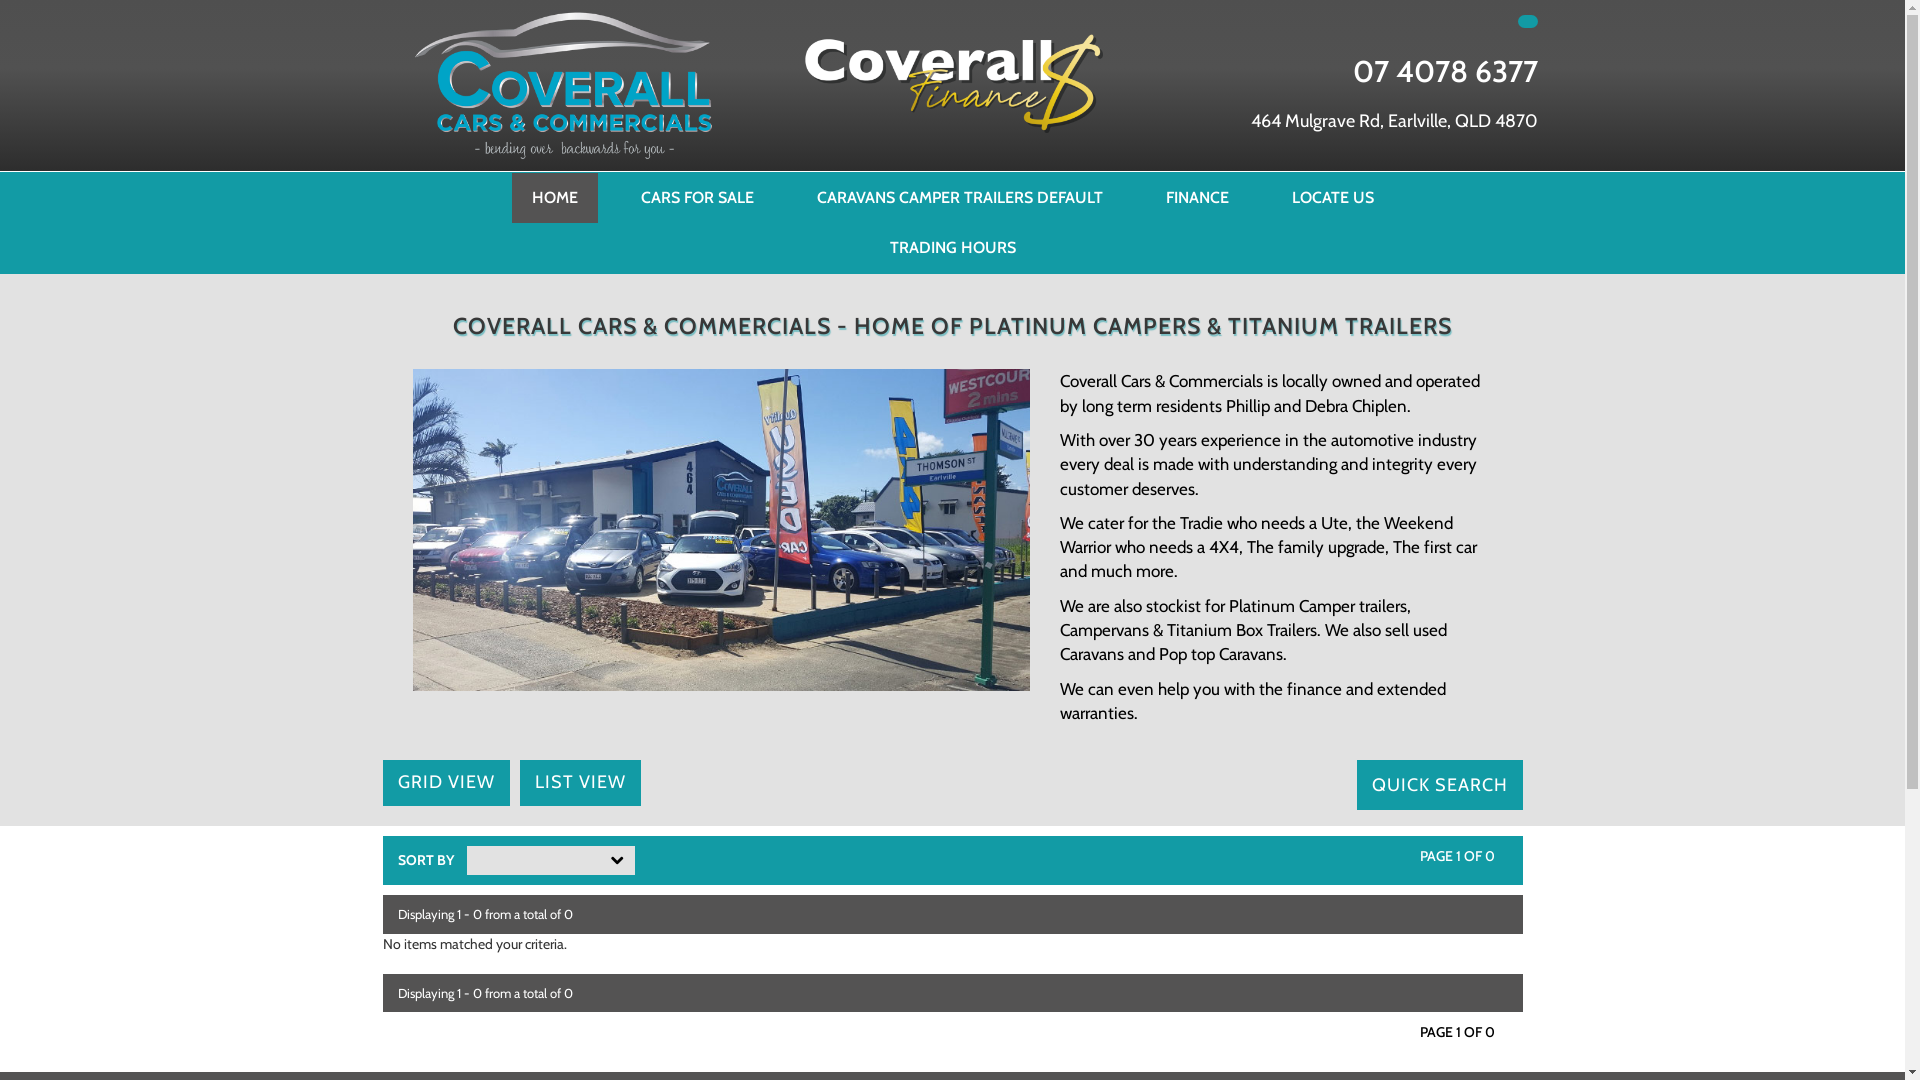  What do you see at coordinates (579, 782) in the screenshot?
I see `'LIST VIEW'` at bounding box center [579, 782].